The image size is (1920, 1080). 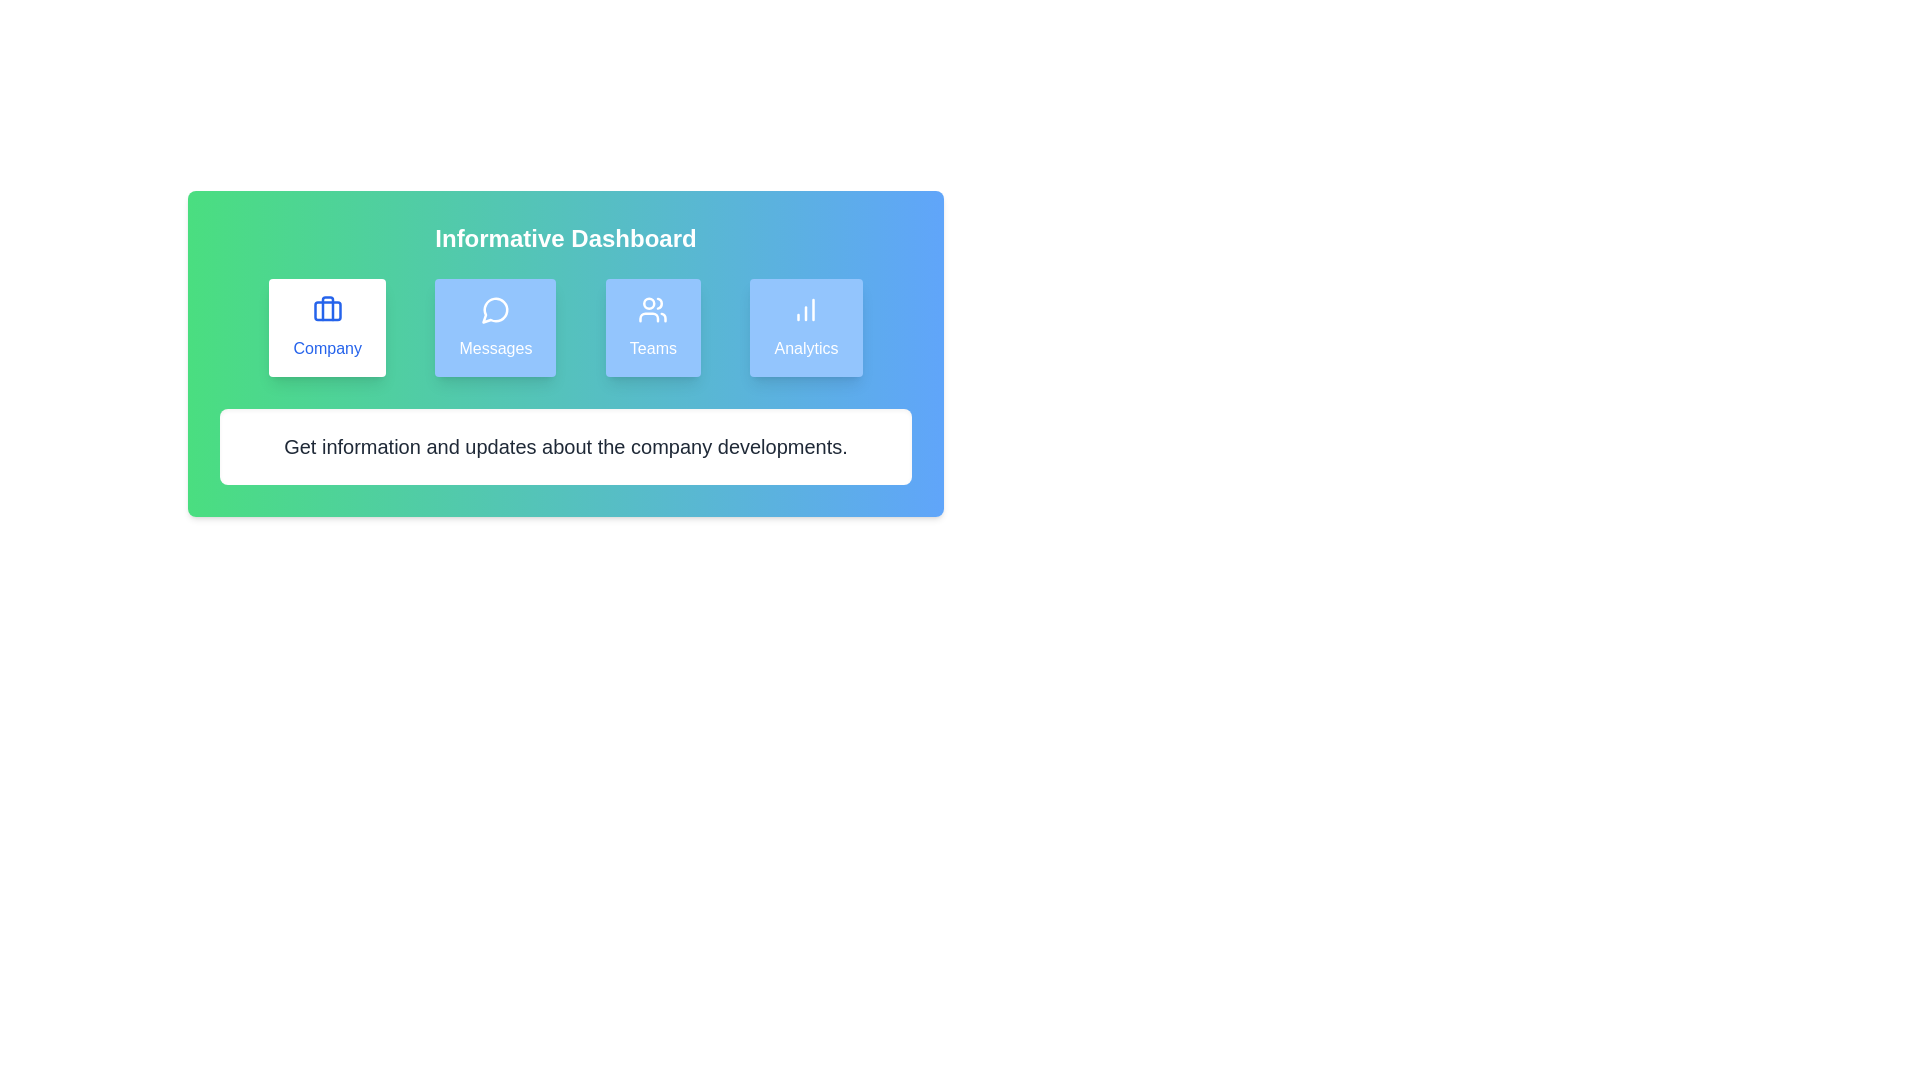 What do you see at coordinates (806, 326) in the screenshot?
I see `the 'Analytics' button, which is the fourth button from the left in the row under 'Informative Dashboard', to trigger hover effects` at bounding box center [806, 326].